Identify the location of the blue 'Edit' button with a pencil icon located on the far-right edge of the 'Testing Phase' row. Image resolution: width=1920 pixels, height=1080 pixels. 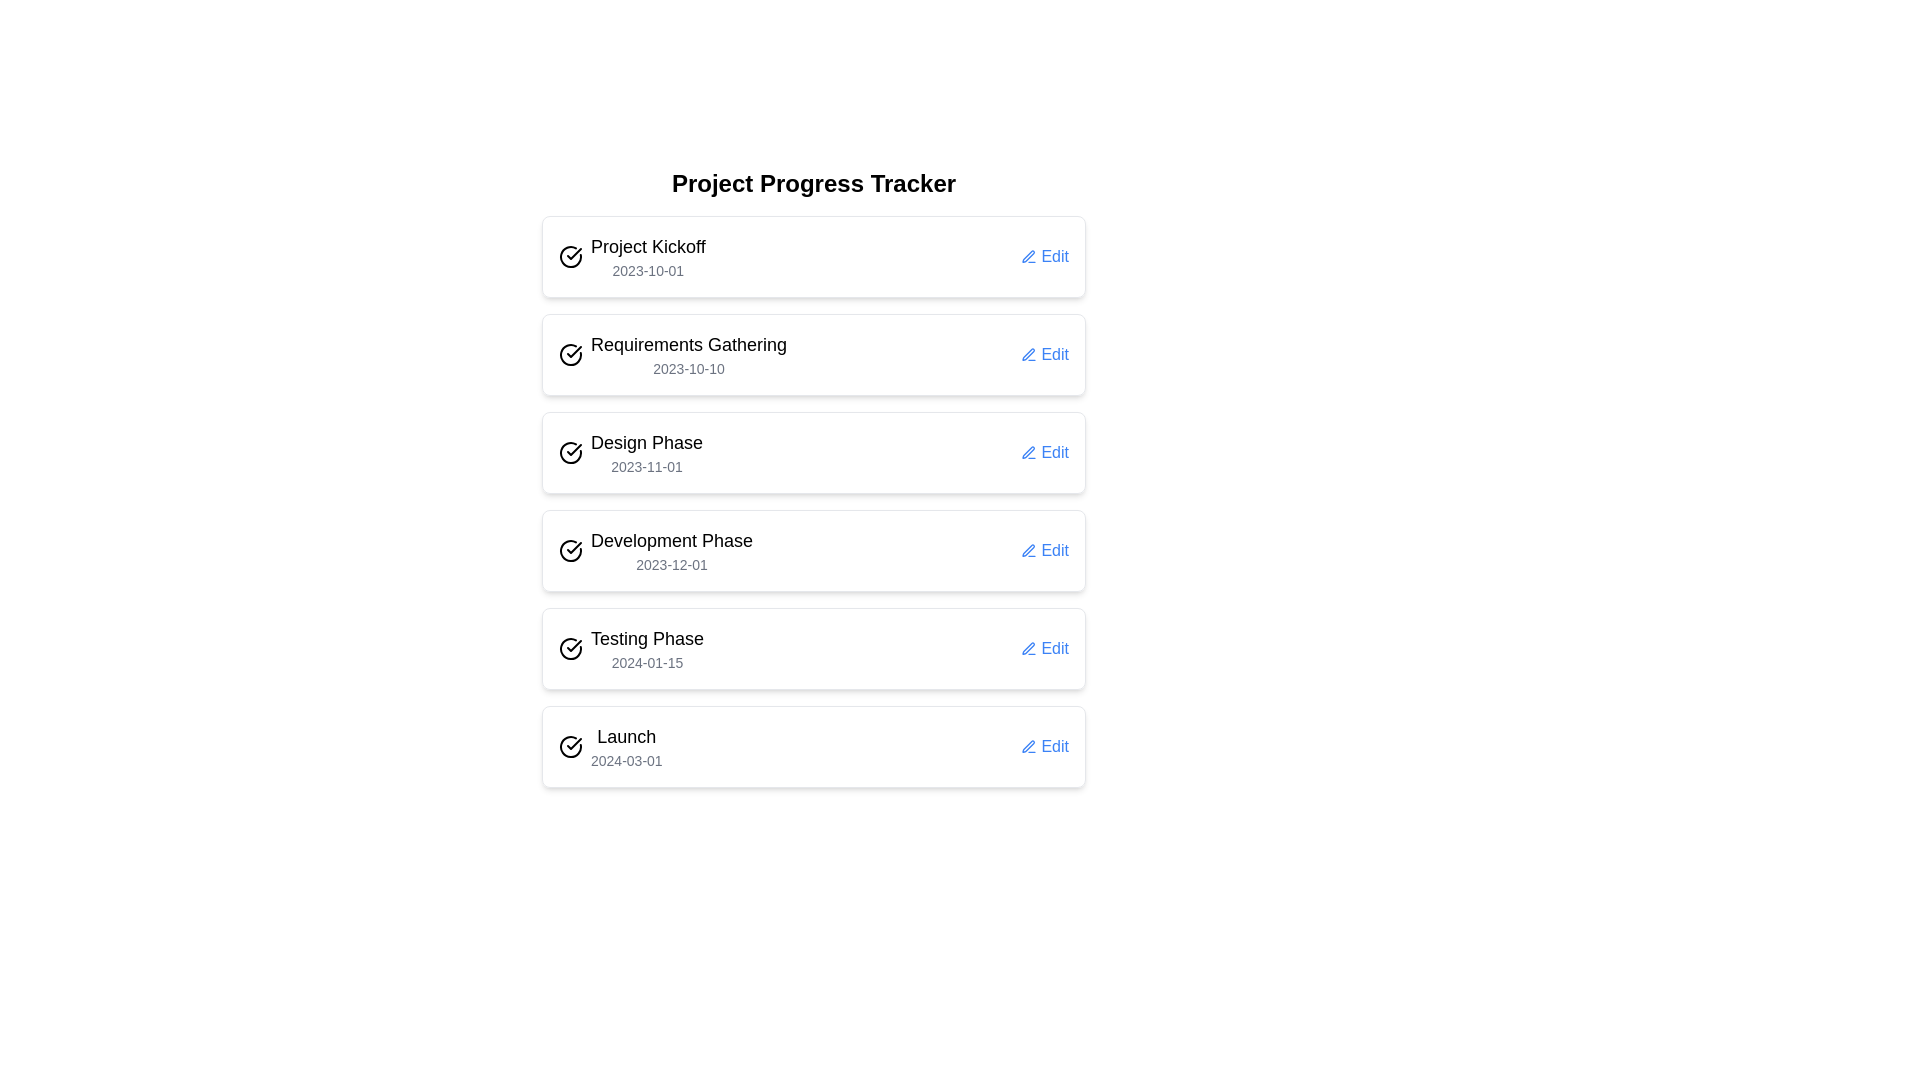
(1044, 648).